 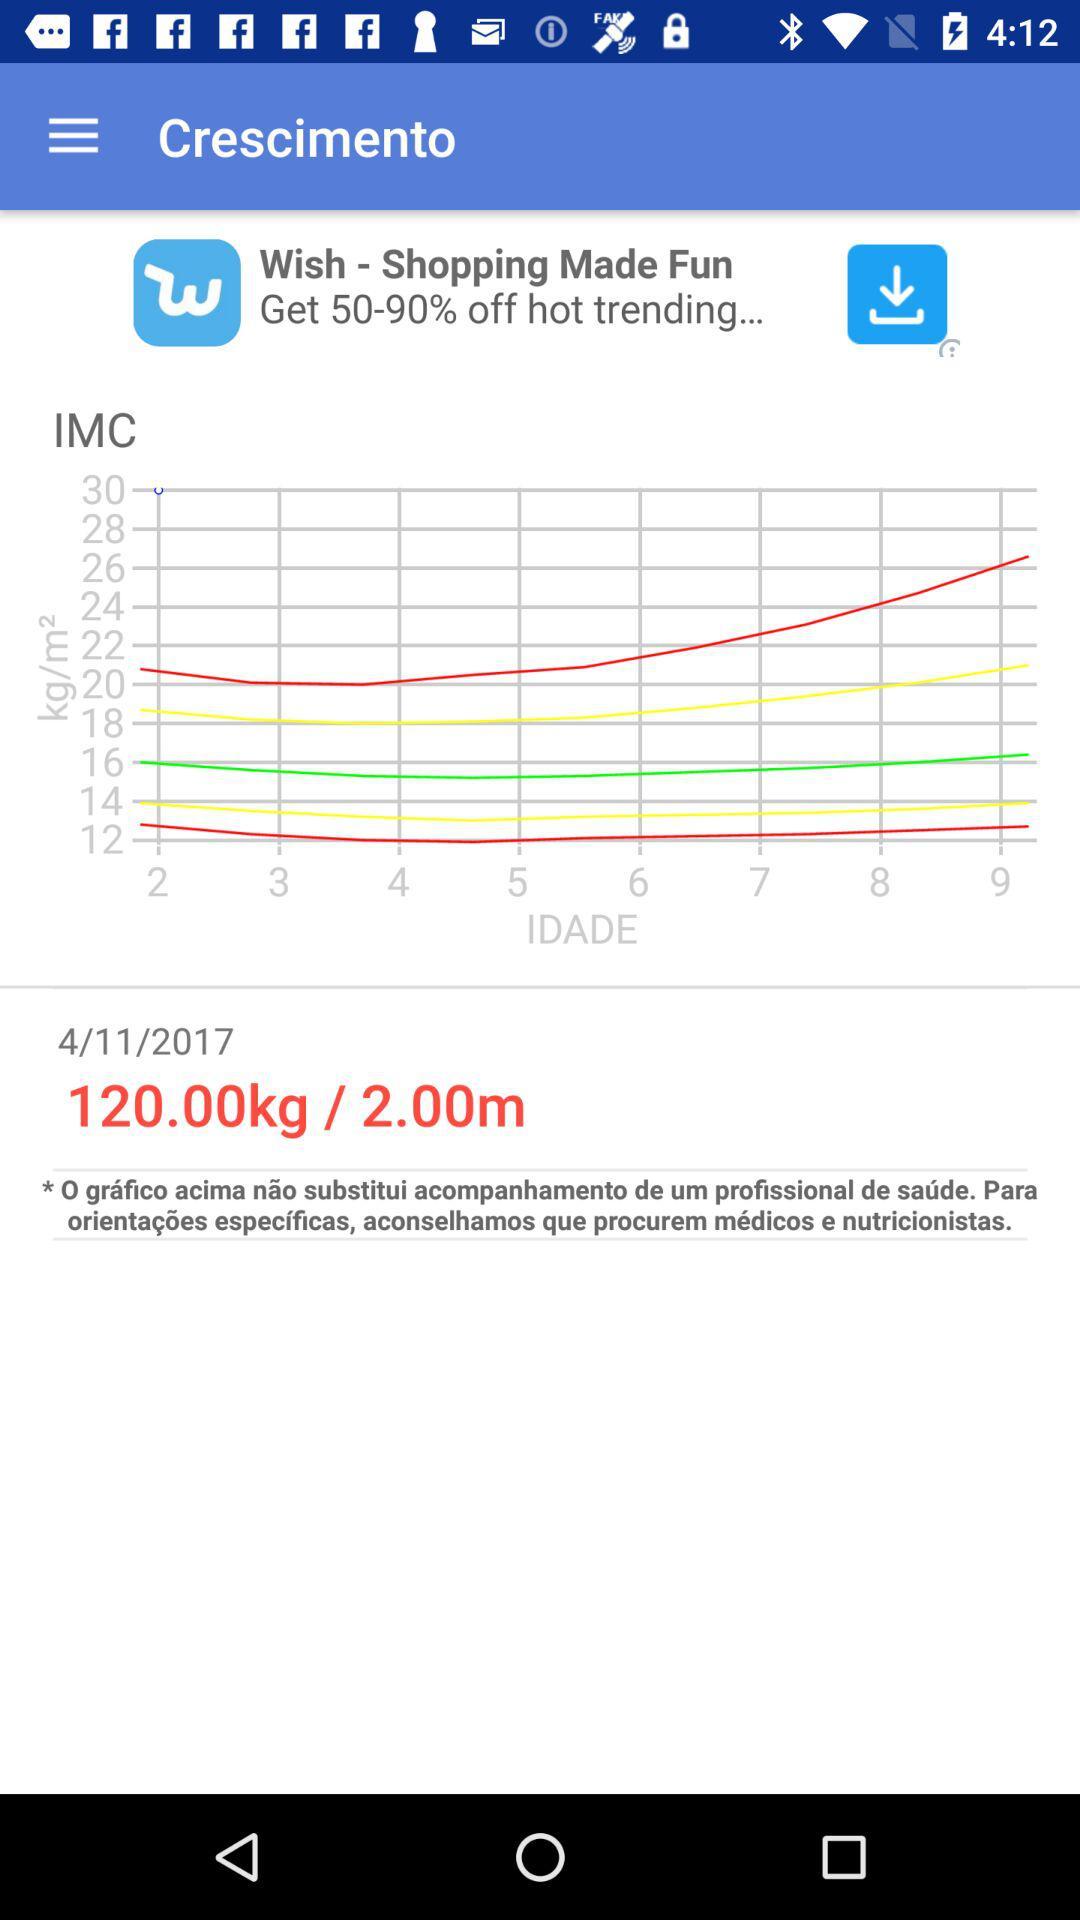 What do you see at coordinates (540, 290) in the screenshot?
I see `open advertisement` at bounding box center [540, 290].